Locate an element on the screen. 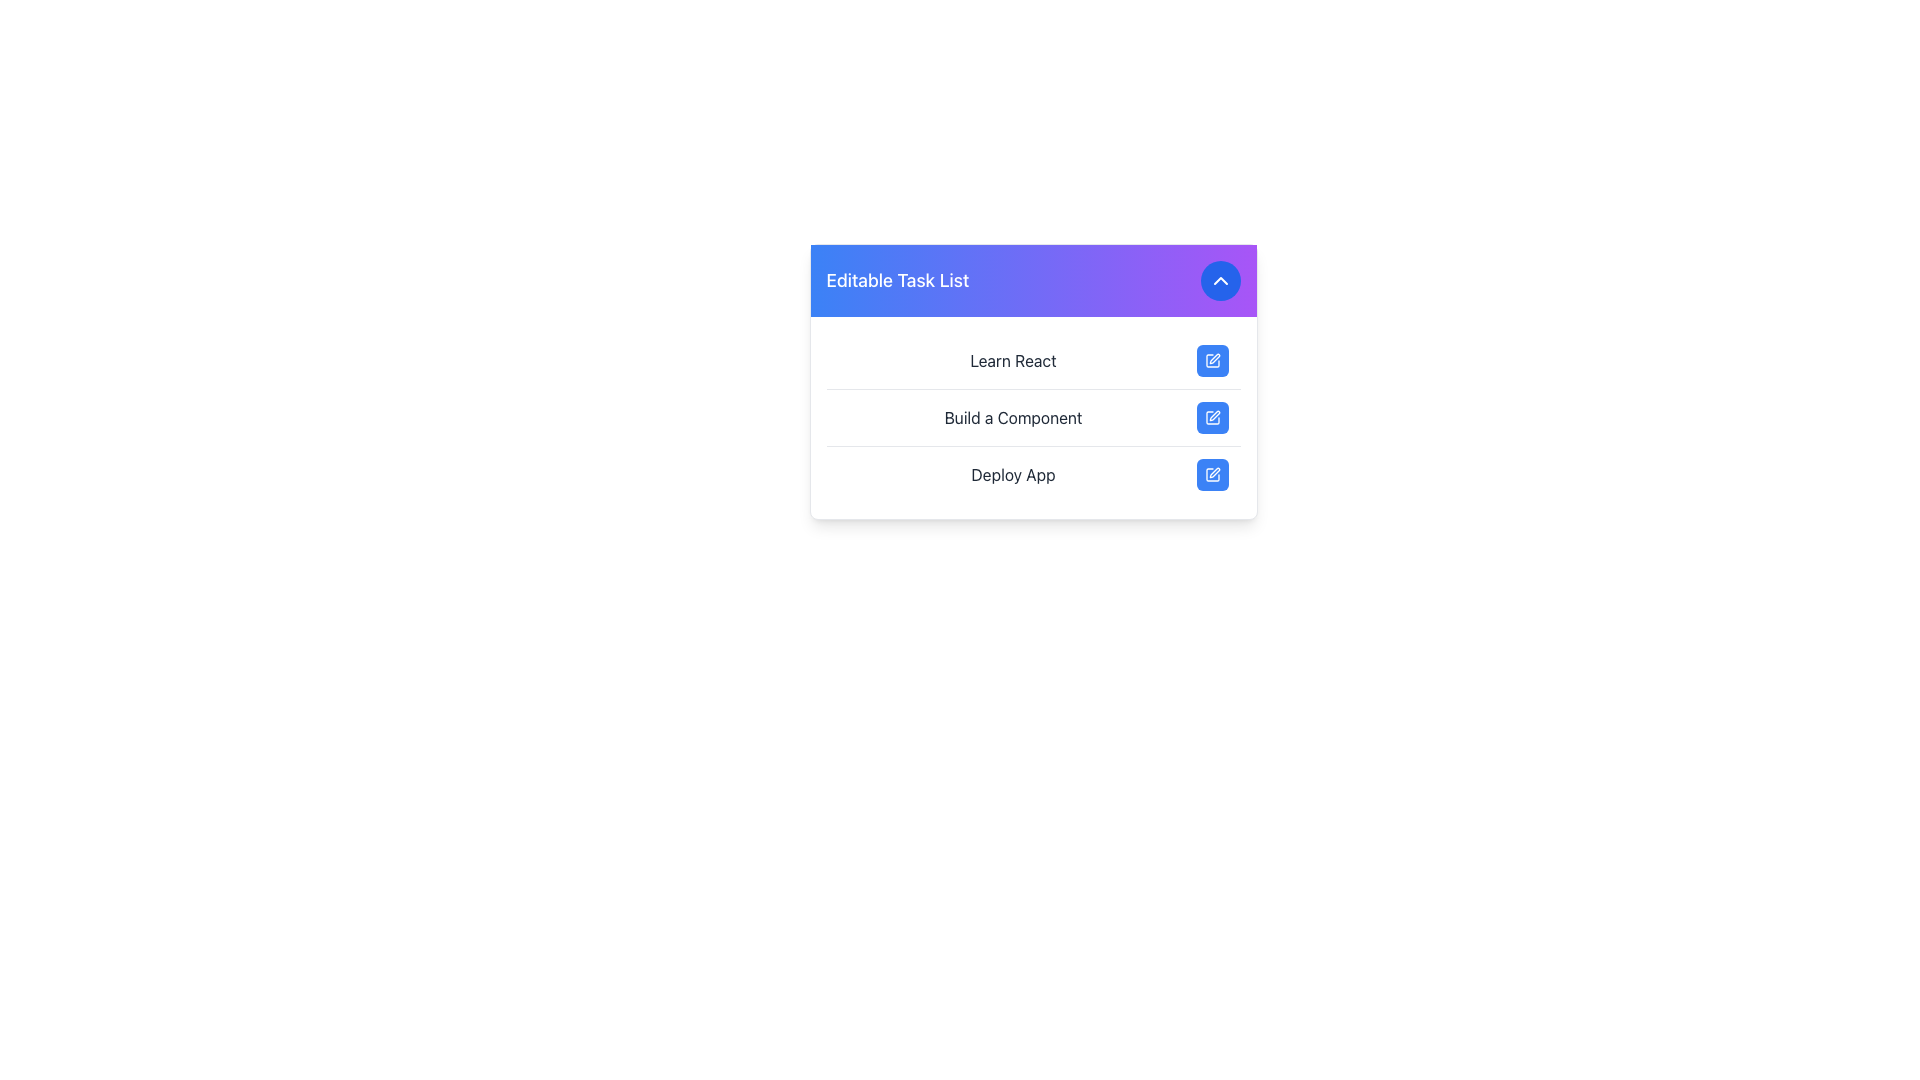 This screenshot has width=1920, height=1080. the edit tool button with a blue background and white pen outline, located to the right of 'Deploy App' in the bottom row of the list, for additional info is located at coordinates (1211, 474).